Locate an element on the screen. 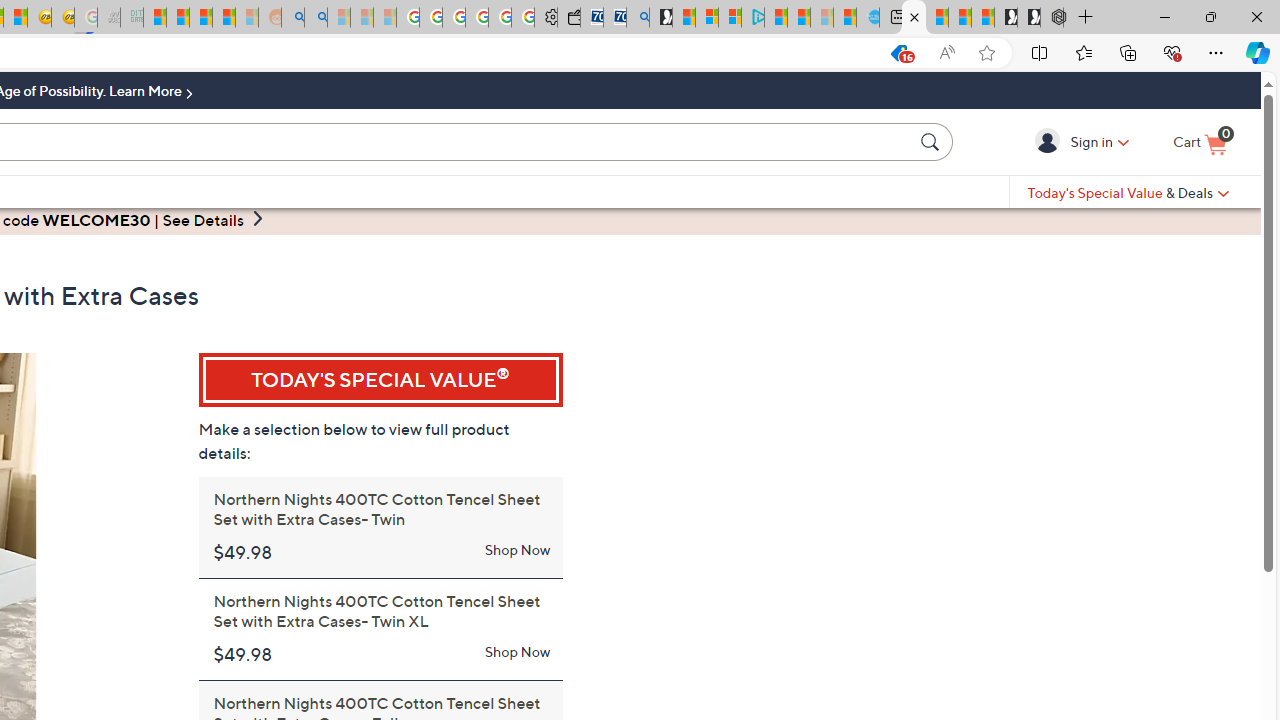 Image resolution: width=1280 pixels, height=720 pixels. 'This site has coupons! Shopping in Microsoft Edge, 16' is located at coordinates (858, 52).